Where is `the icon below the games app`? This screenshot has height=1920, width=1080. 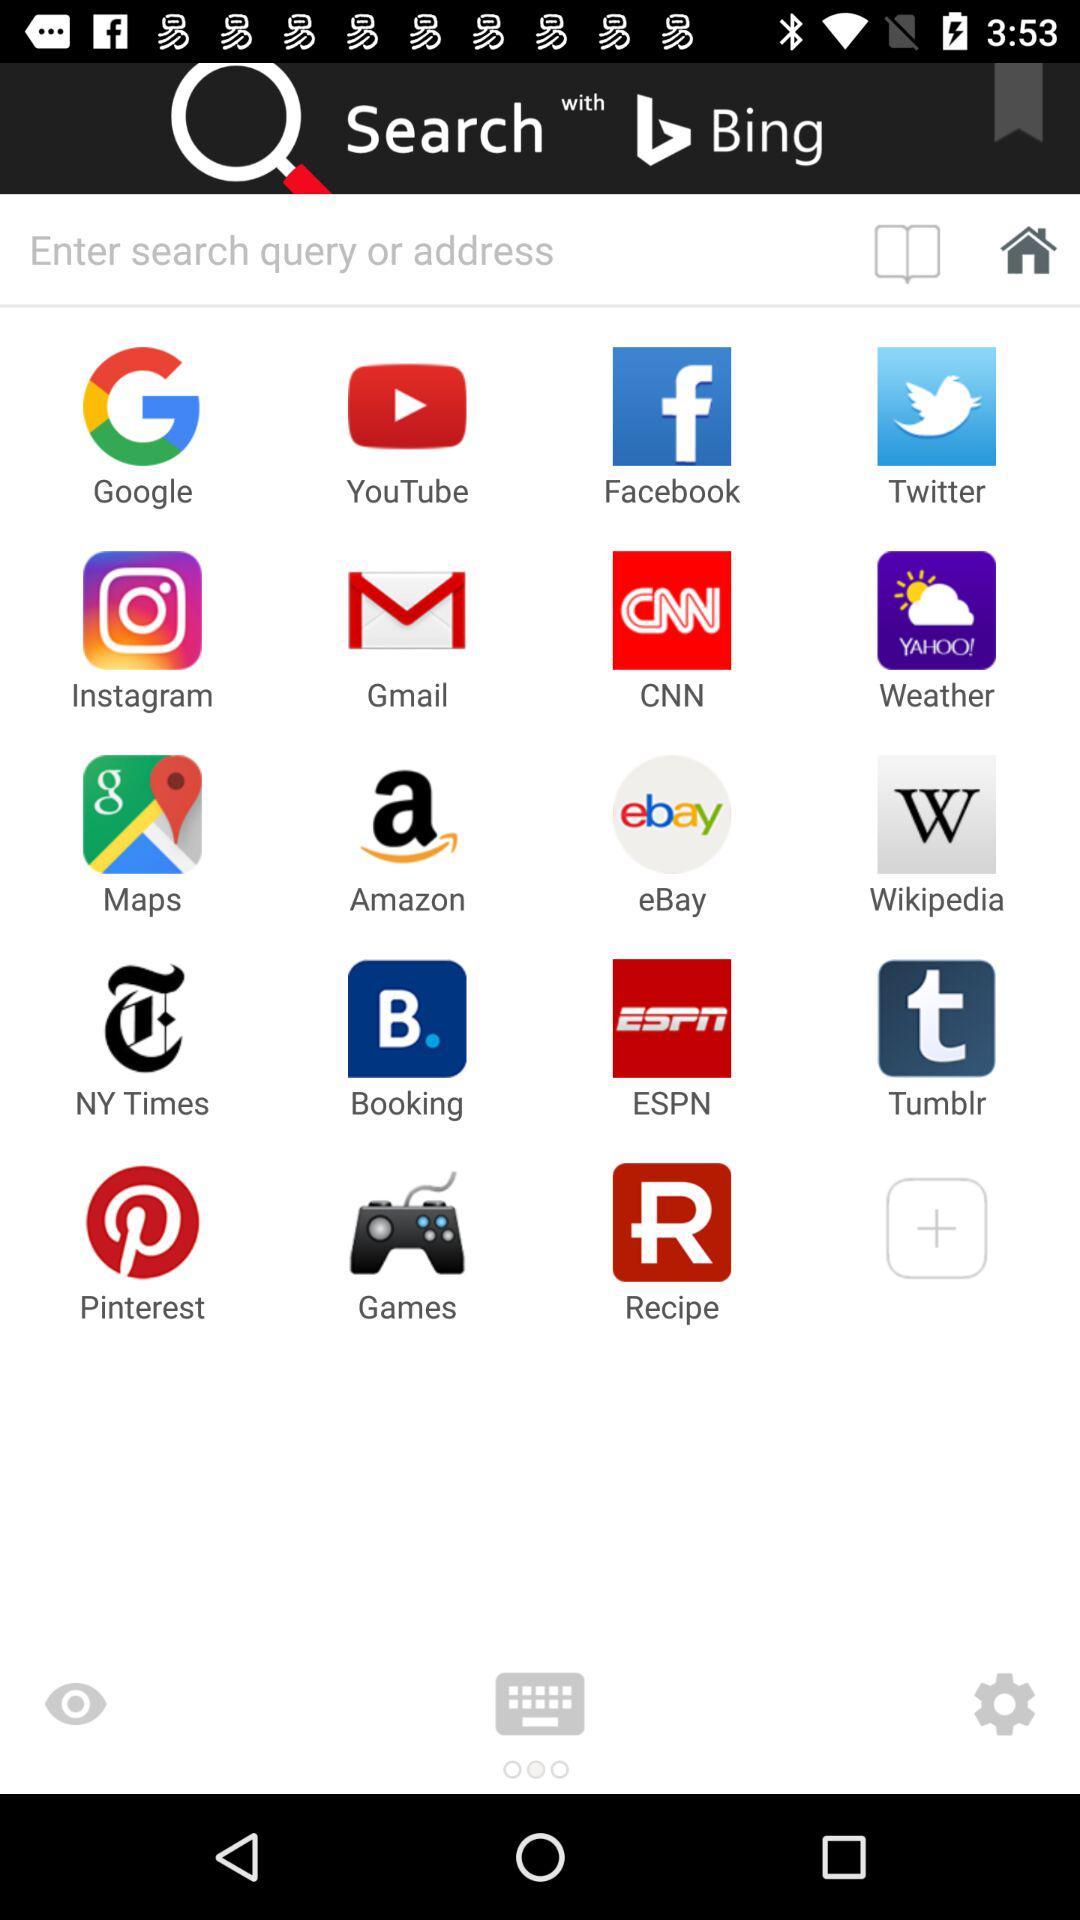 the icon below the games app is located at coordinates (540, 1703).